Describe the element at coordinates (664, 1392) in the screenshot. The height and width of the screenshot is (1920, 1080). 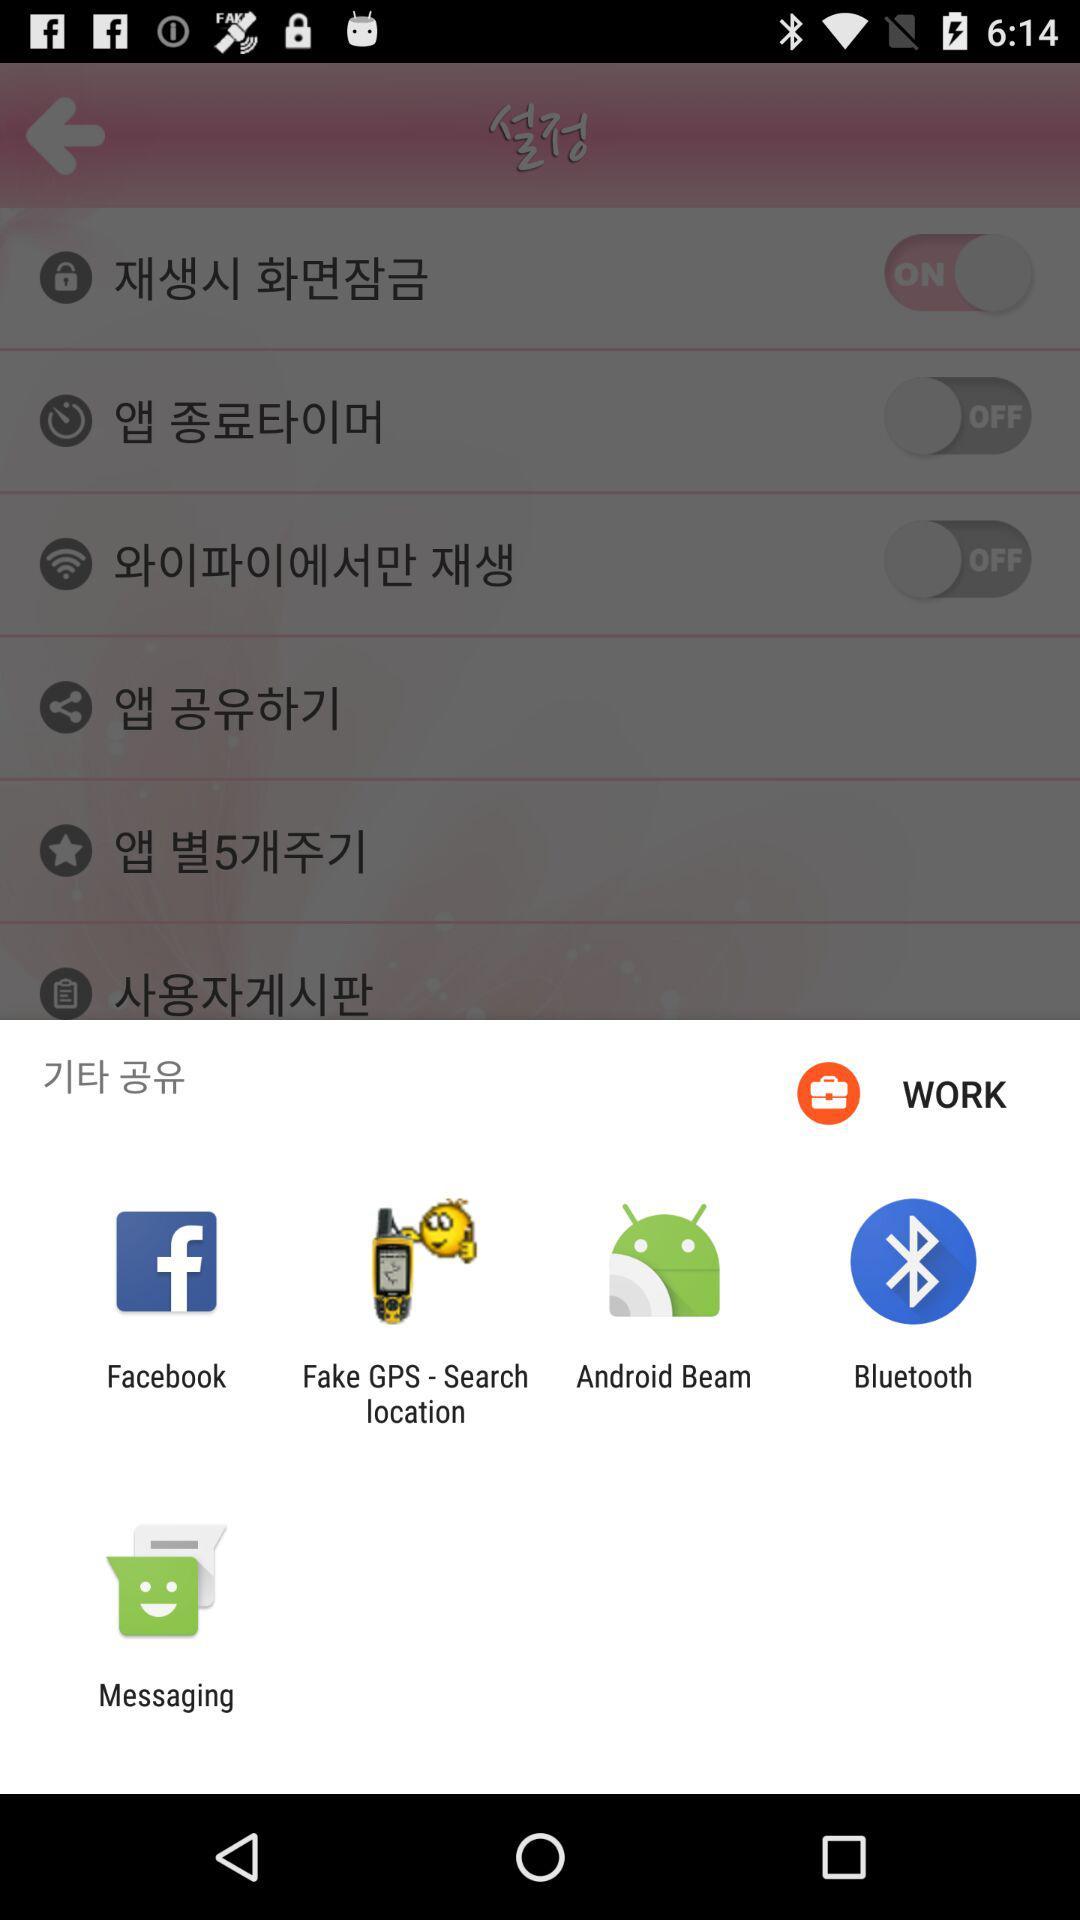
I see `the icon next to bluetooth item` at that location.